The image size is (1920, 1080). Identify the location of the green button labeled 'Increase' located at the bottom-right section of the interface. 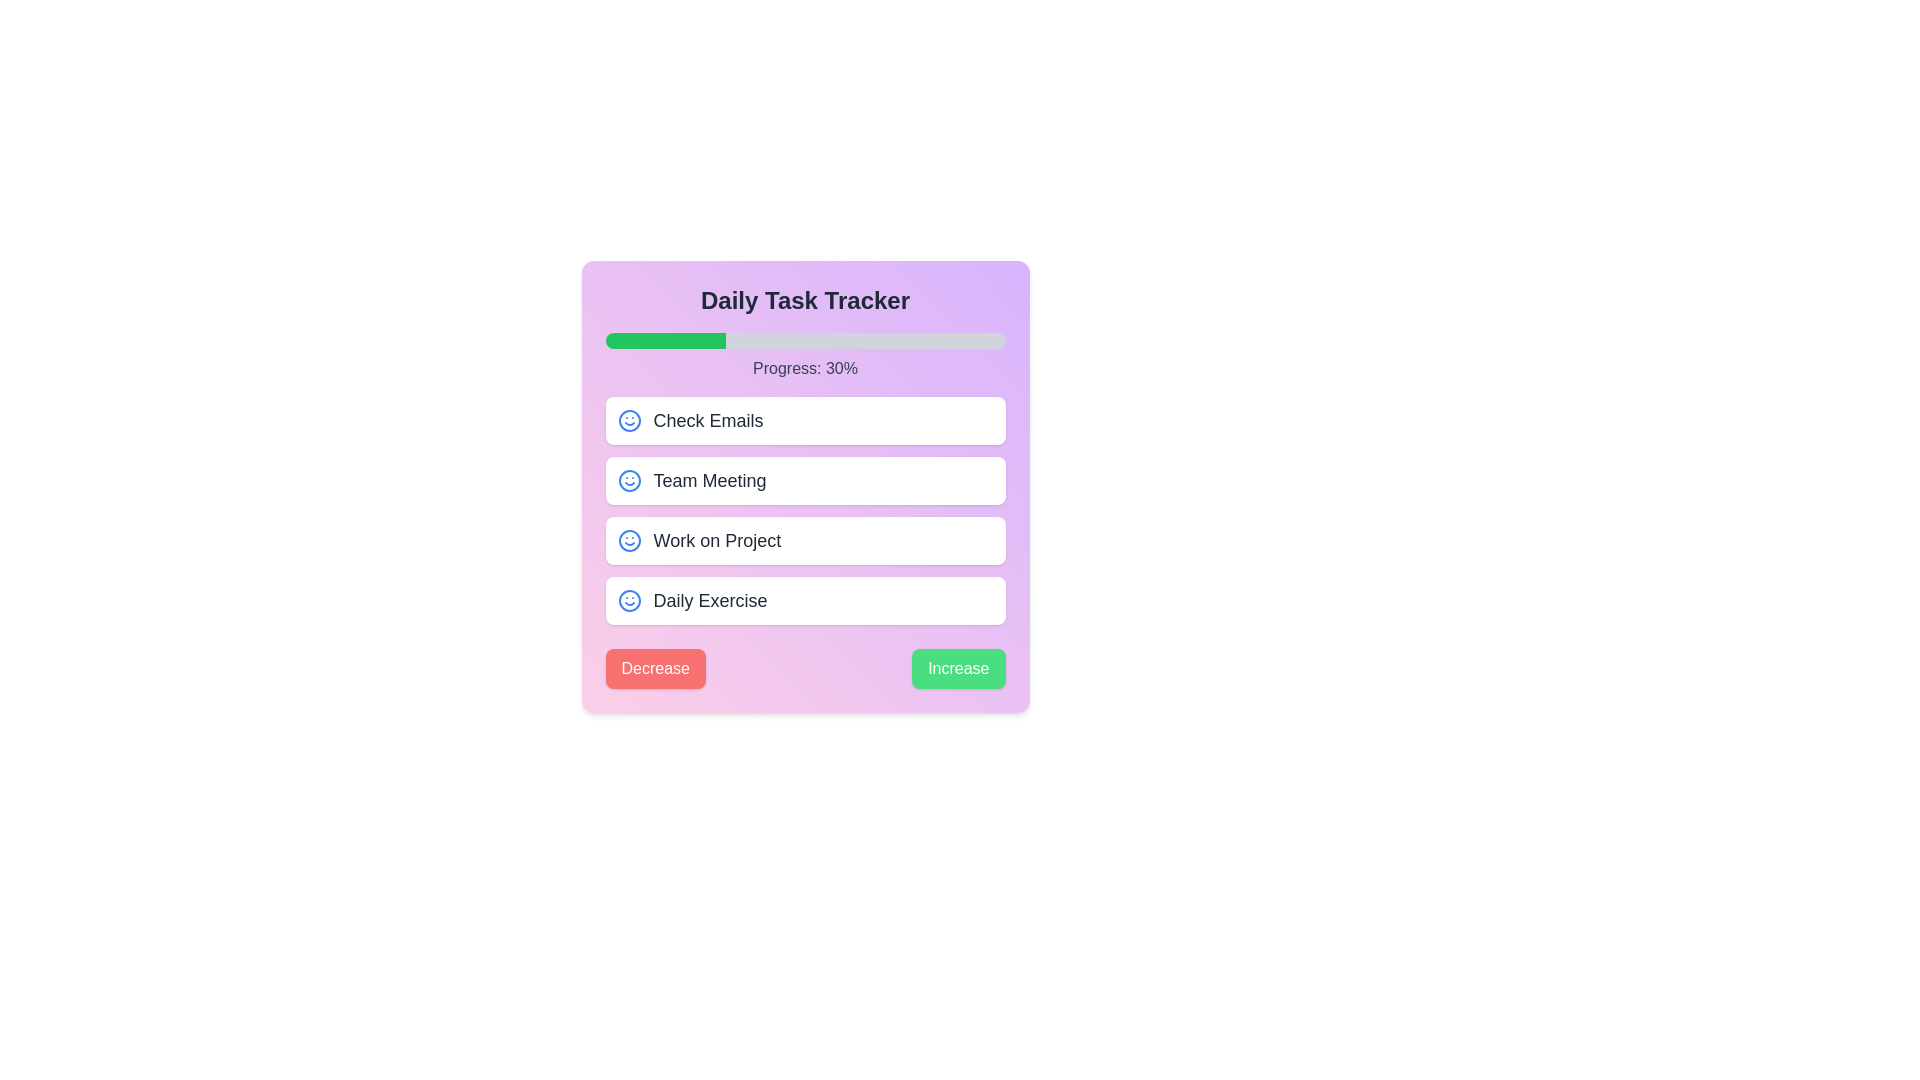
(957, 668).